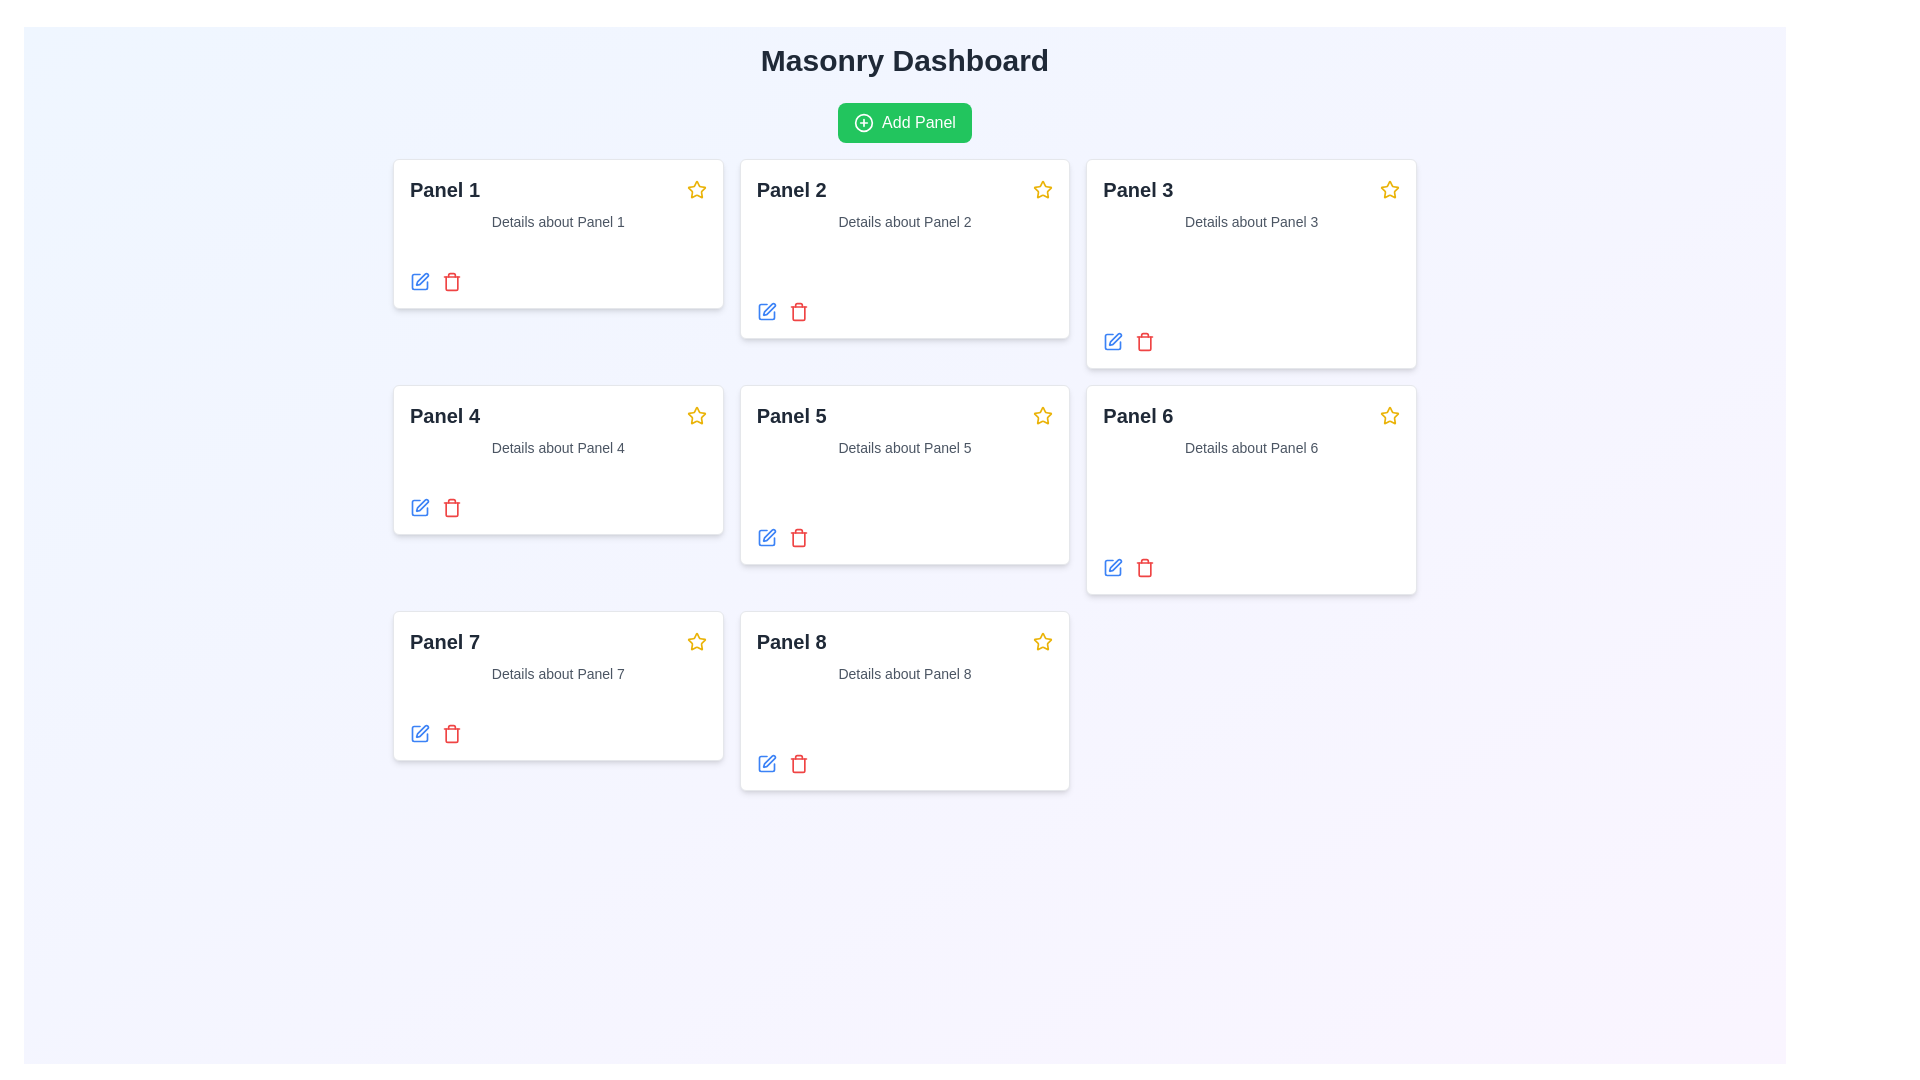 Image resolution: width=1920 pixels, height=1080 pixels. What do you see at coordinates (1138, 415) in the screenshot?
I see `the bold, extra-large heading text label that reads 'Panel 6' located in the second column and second row of the Masonry Dashboard` at bounding box center [1138, 415].